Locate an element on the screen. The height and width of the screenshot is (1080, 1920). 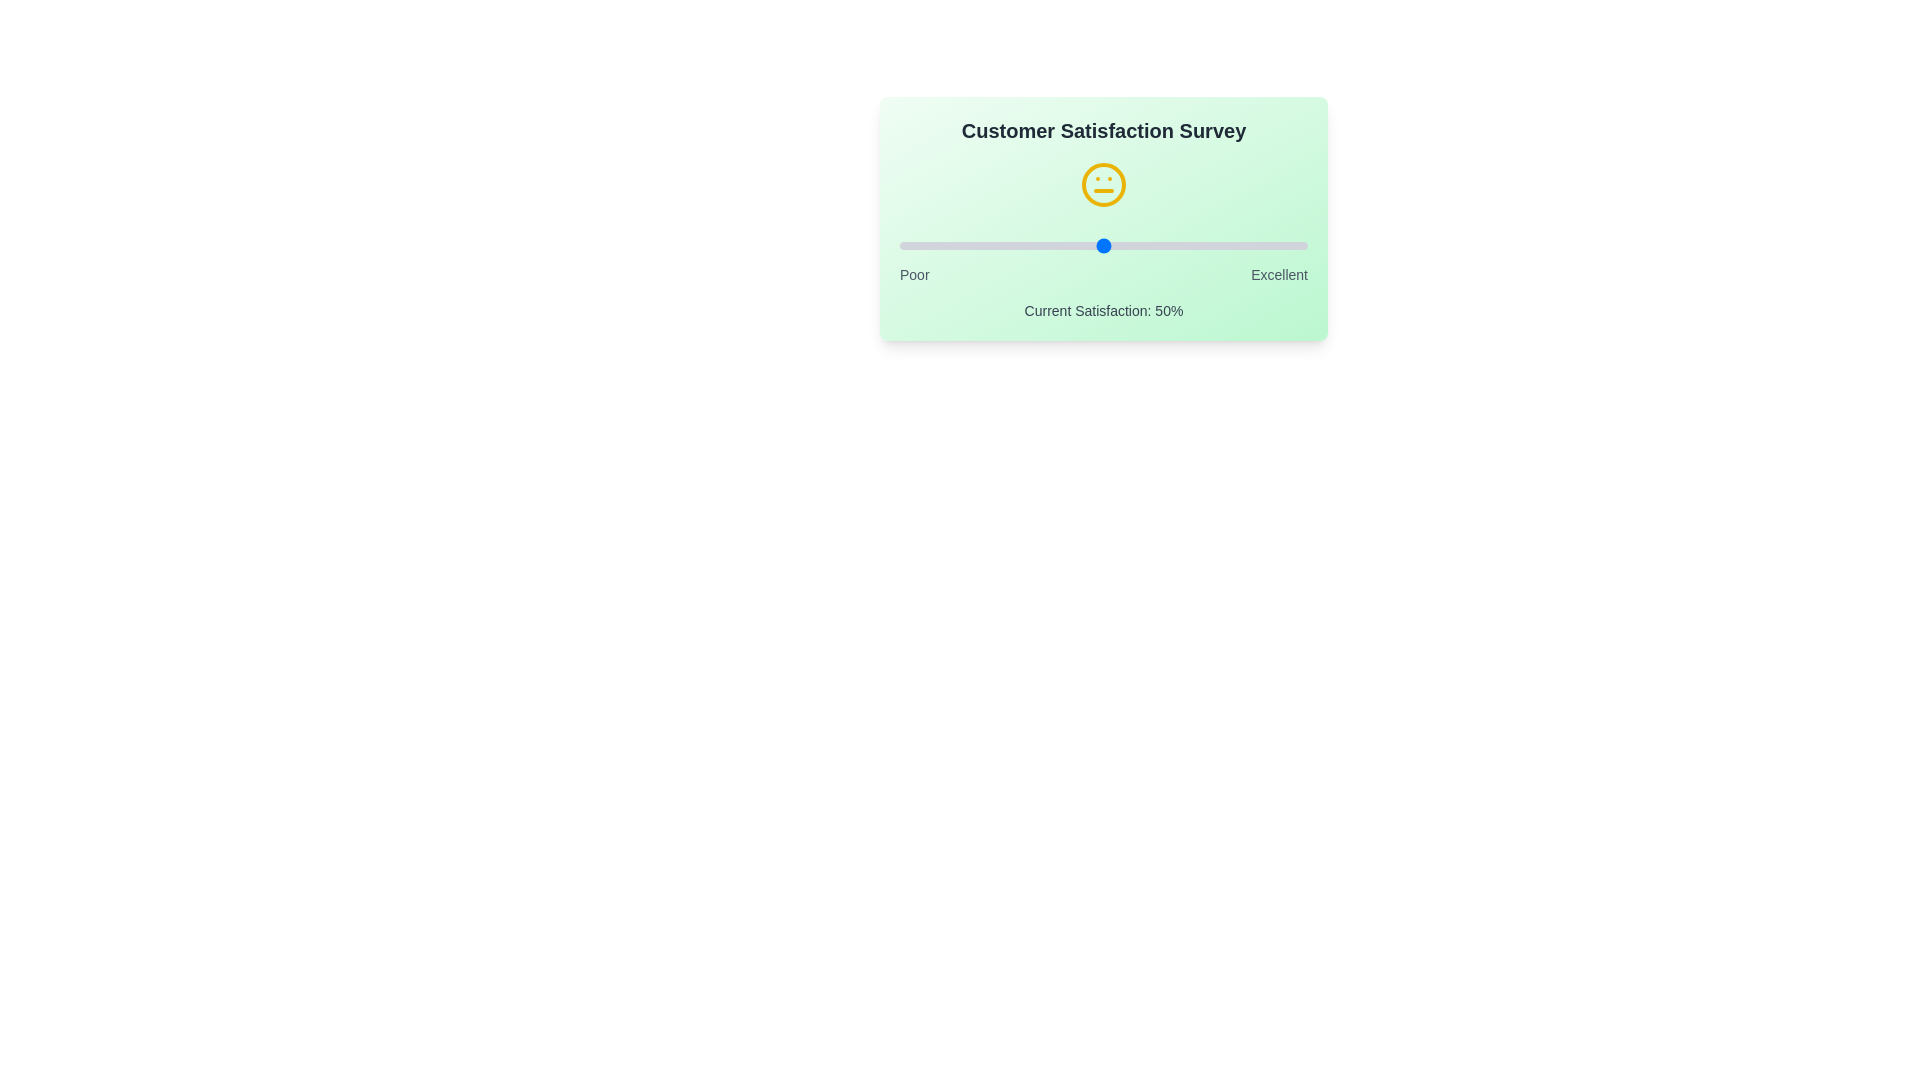
the satisfaction slider to 19% is located at coordinates (977, 245).